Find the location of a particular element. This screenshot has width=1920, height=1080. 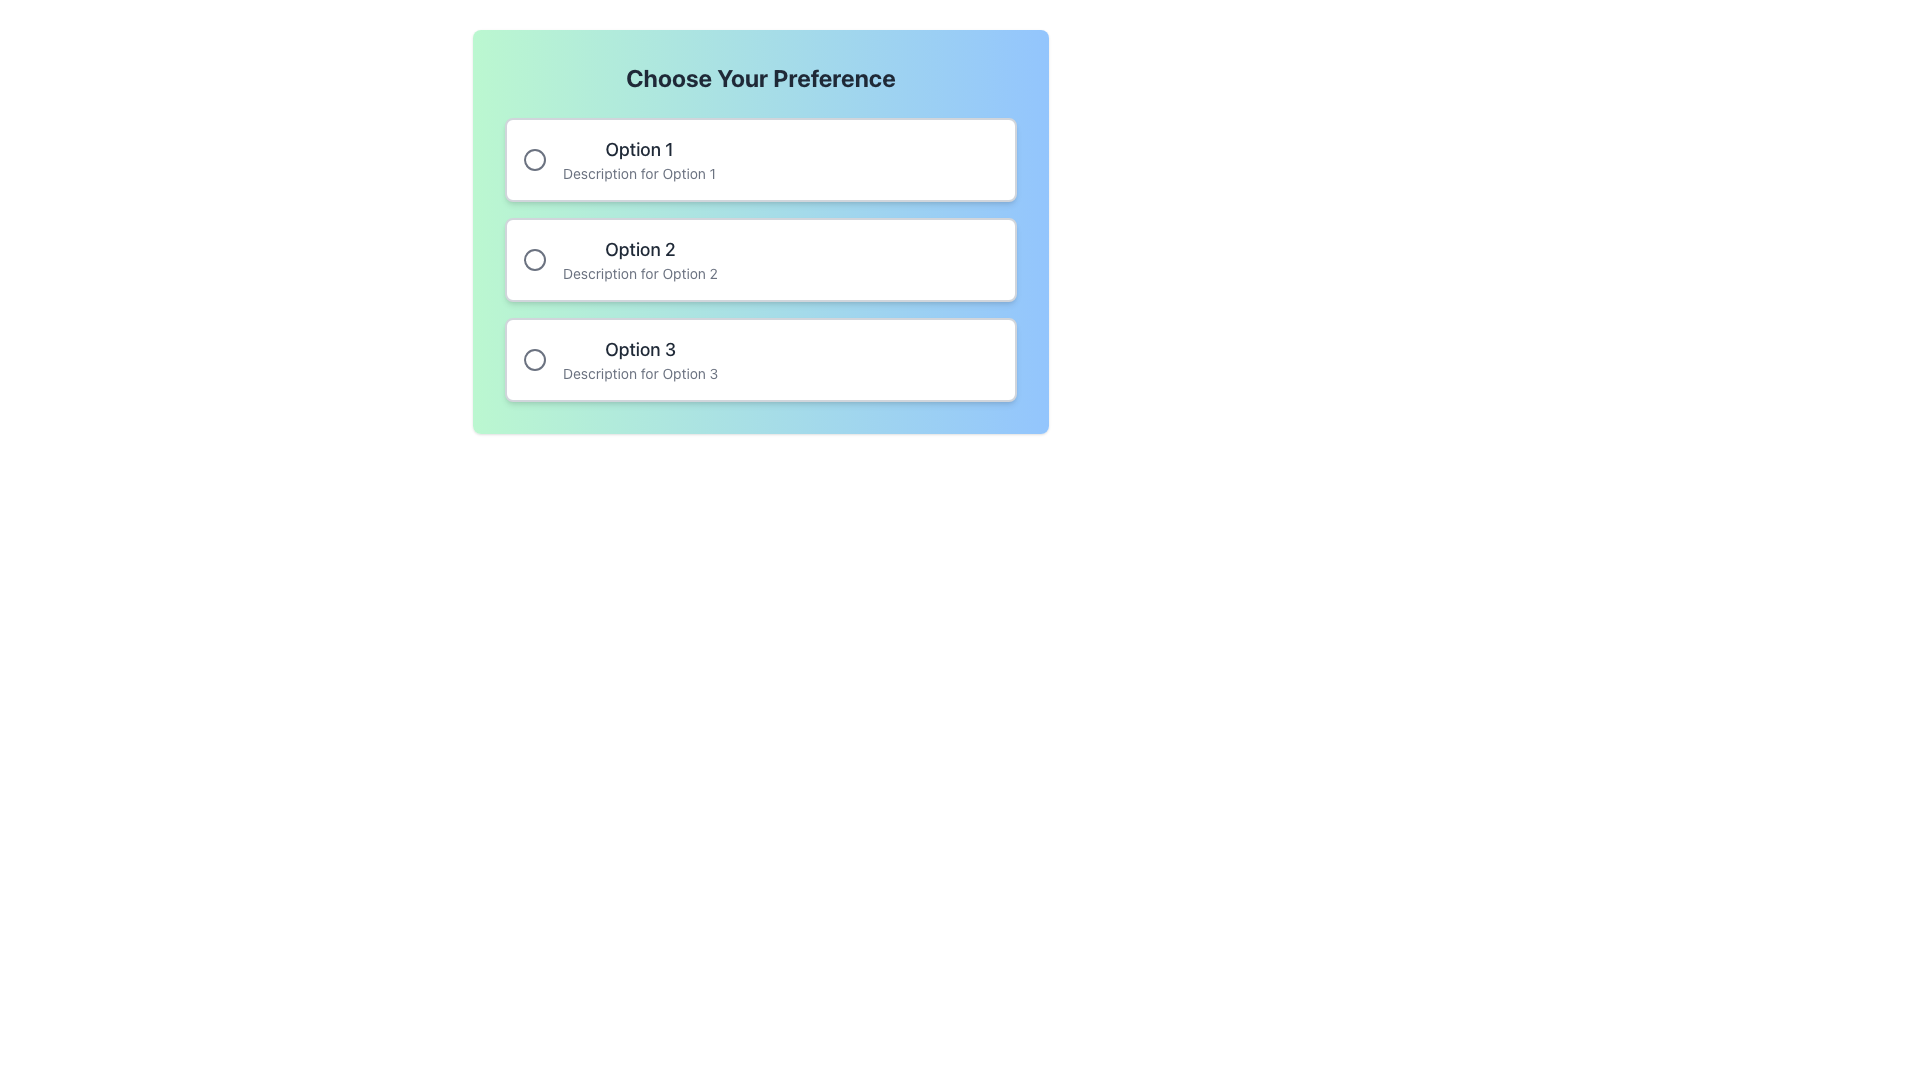

the second selectable option in the list is located at coordinates (760, 258).